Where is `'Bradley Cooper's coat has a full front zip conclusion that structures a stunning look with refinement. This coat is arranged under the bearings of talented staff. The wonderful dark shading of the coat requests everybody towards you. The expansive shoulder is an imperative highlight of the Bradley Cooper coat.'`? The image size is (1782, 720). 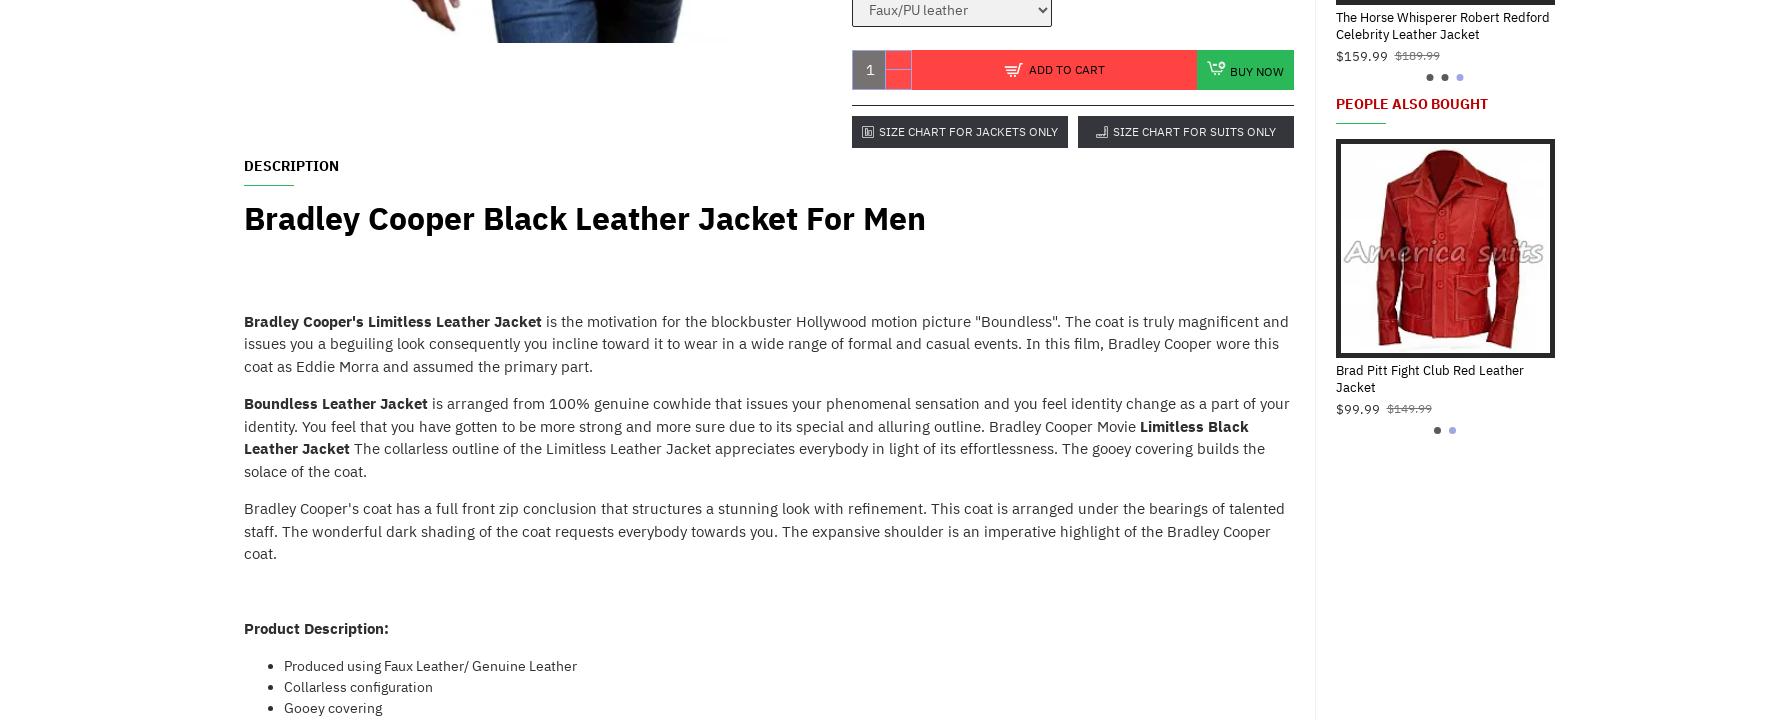 'Bradley Cooper's coat has a full front zip conclusion that structures a stunning look with refinement. This coat is arranged under the bearings of talented staff. The wonderful dark shading of the coat requests everybody towards you. The expansive shoulder is an imperative highlight of the Bradley Cooper coat.' is located at coordinates (243, 530).